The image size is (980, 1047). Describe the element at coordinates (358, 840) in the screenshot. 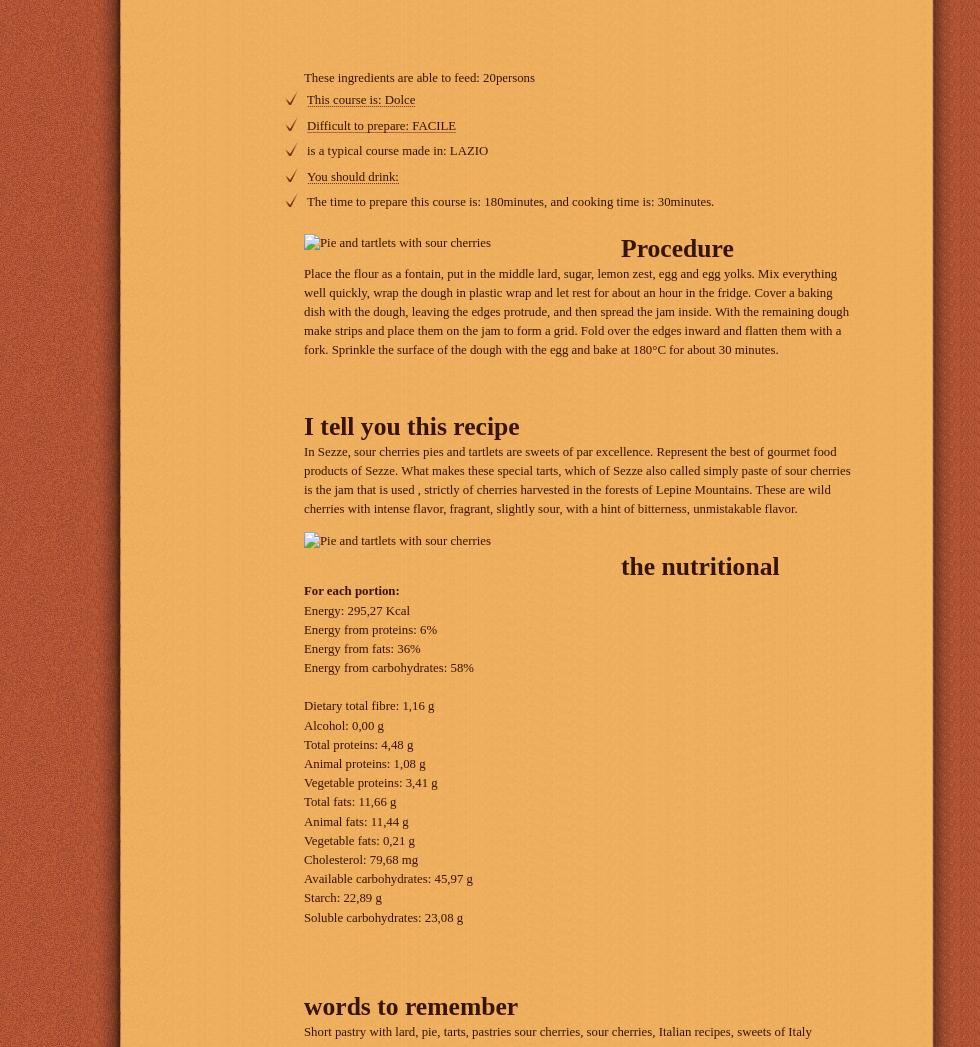

I see `'Vegetable fats: 0,21 g'` at that location.